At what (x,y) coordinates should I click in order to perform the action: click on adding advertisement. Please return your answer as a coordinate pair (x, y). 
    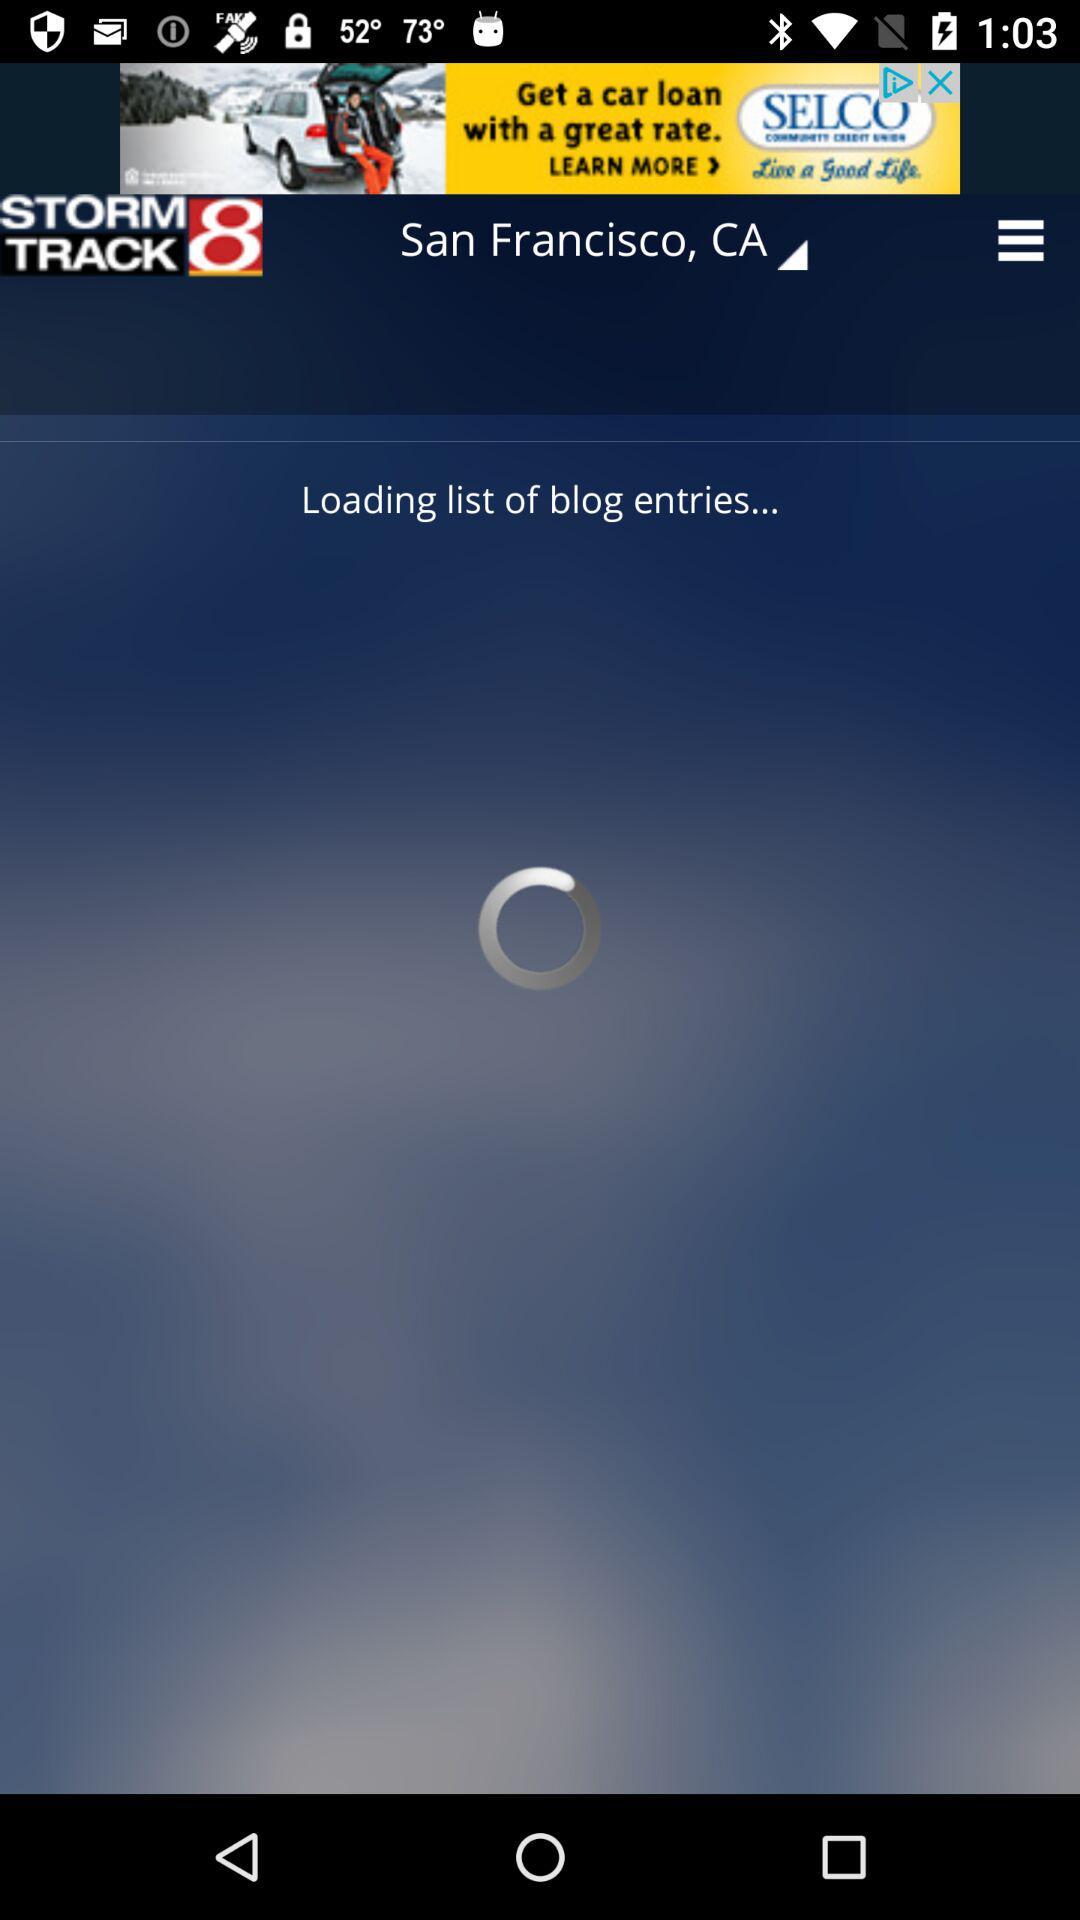
    Looking at the image, I should click on (540, 127).